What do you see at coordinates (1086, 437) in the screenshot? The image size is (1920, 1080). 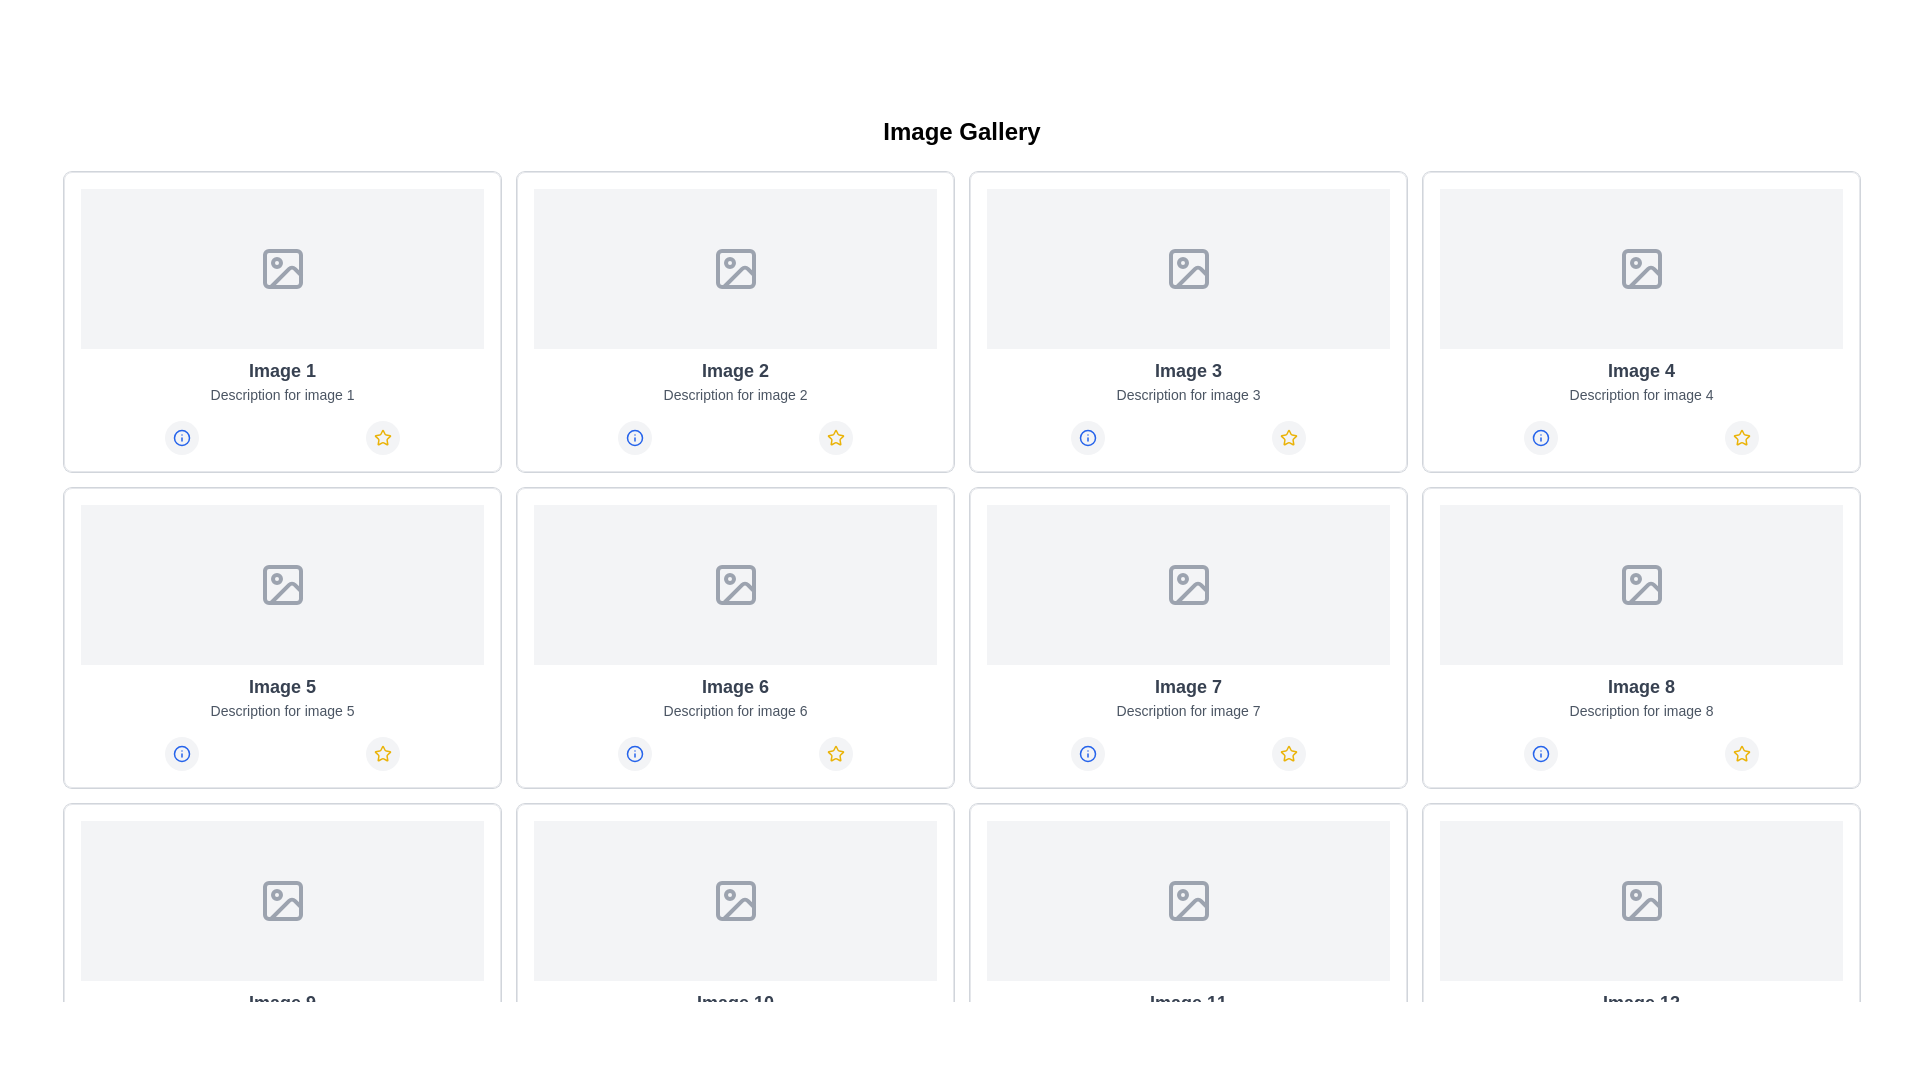 I see `the rounded icon button with a gray background and a blue outlined information symbol located in the second row, third column of the grid layout` at bounding box center [1086, 437].